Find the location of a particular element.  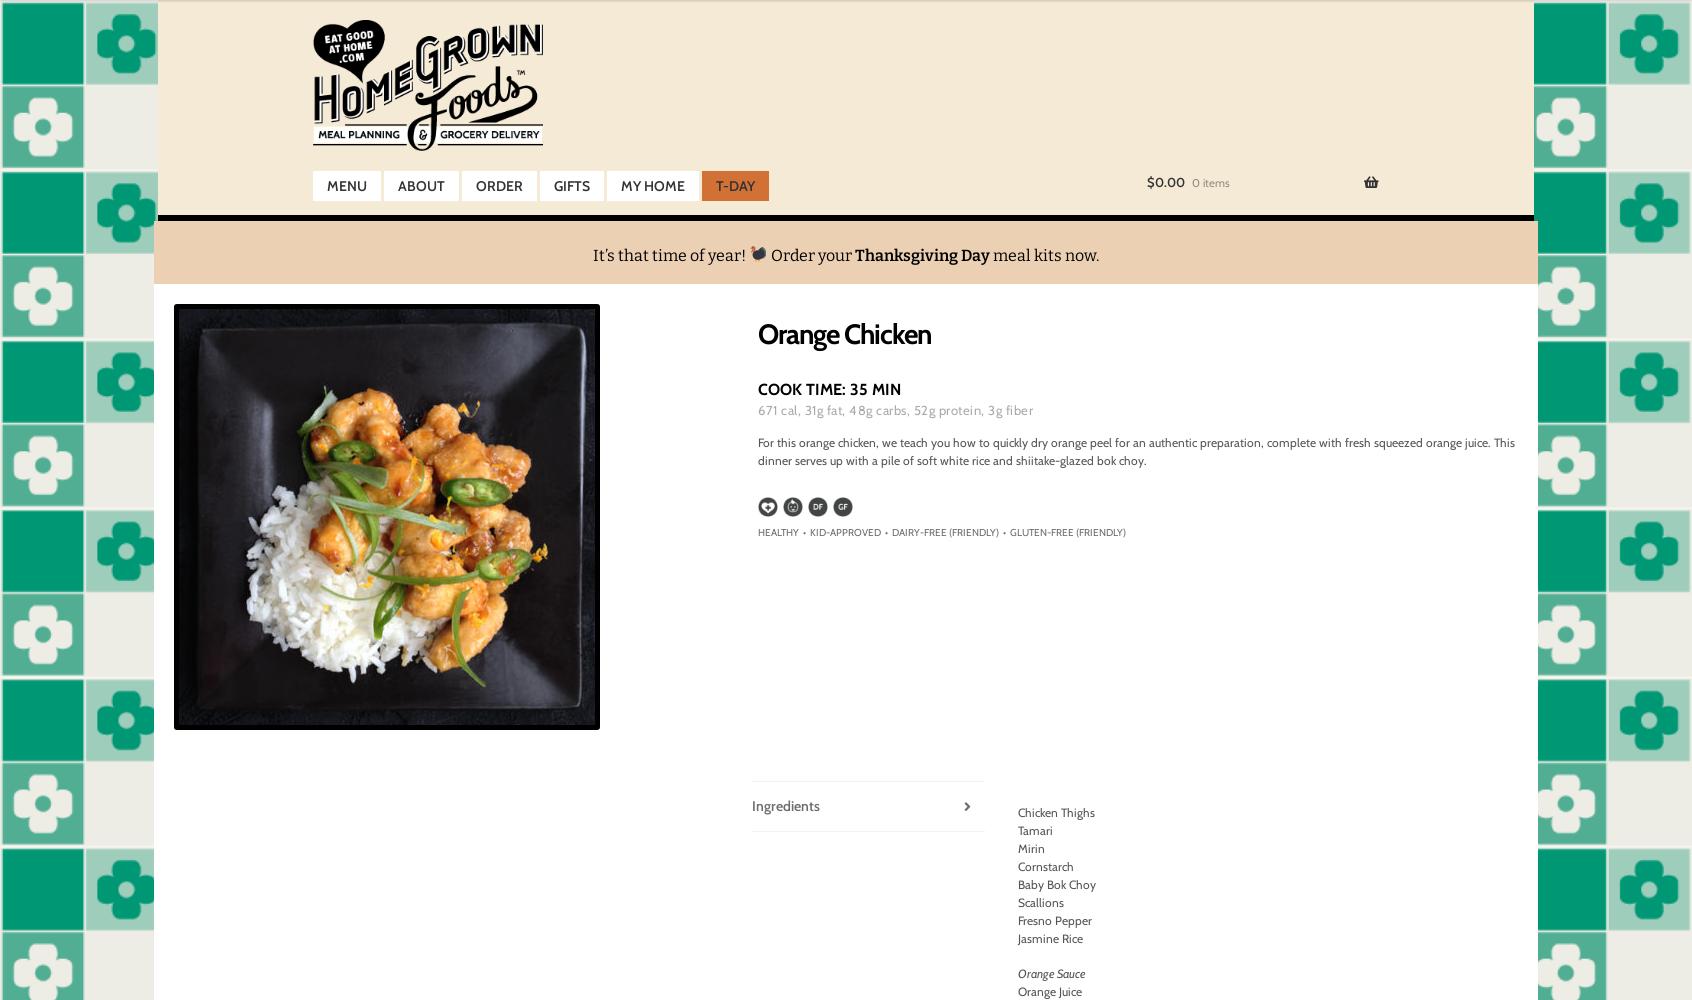

'Fresno Pepper' is located at coordinates (1053, 920).